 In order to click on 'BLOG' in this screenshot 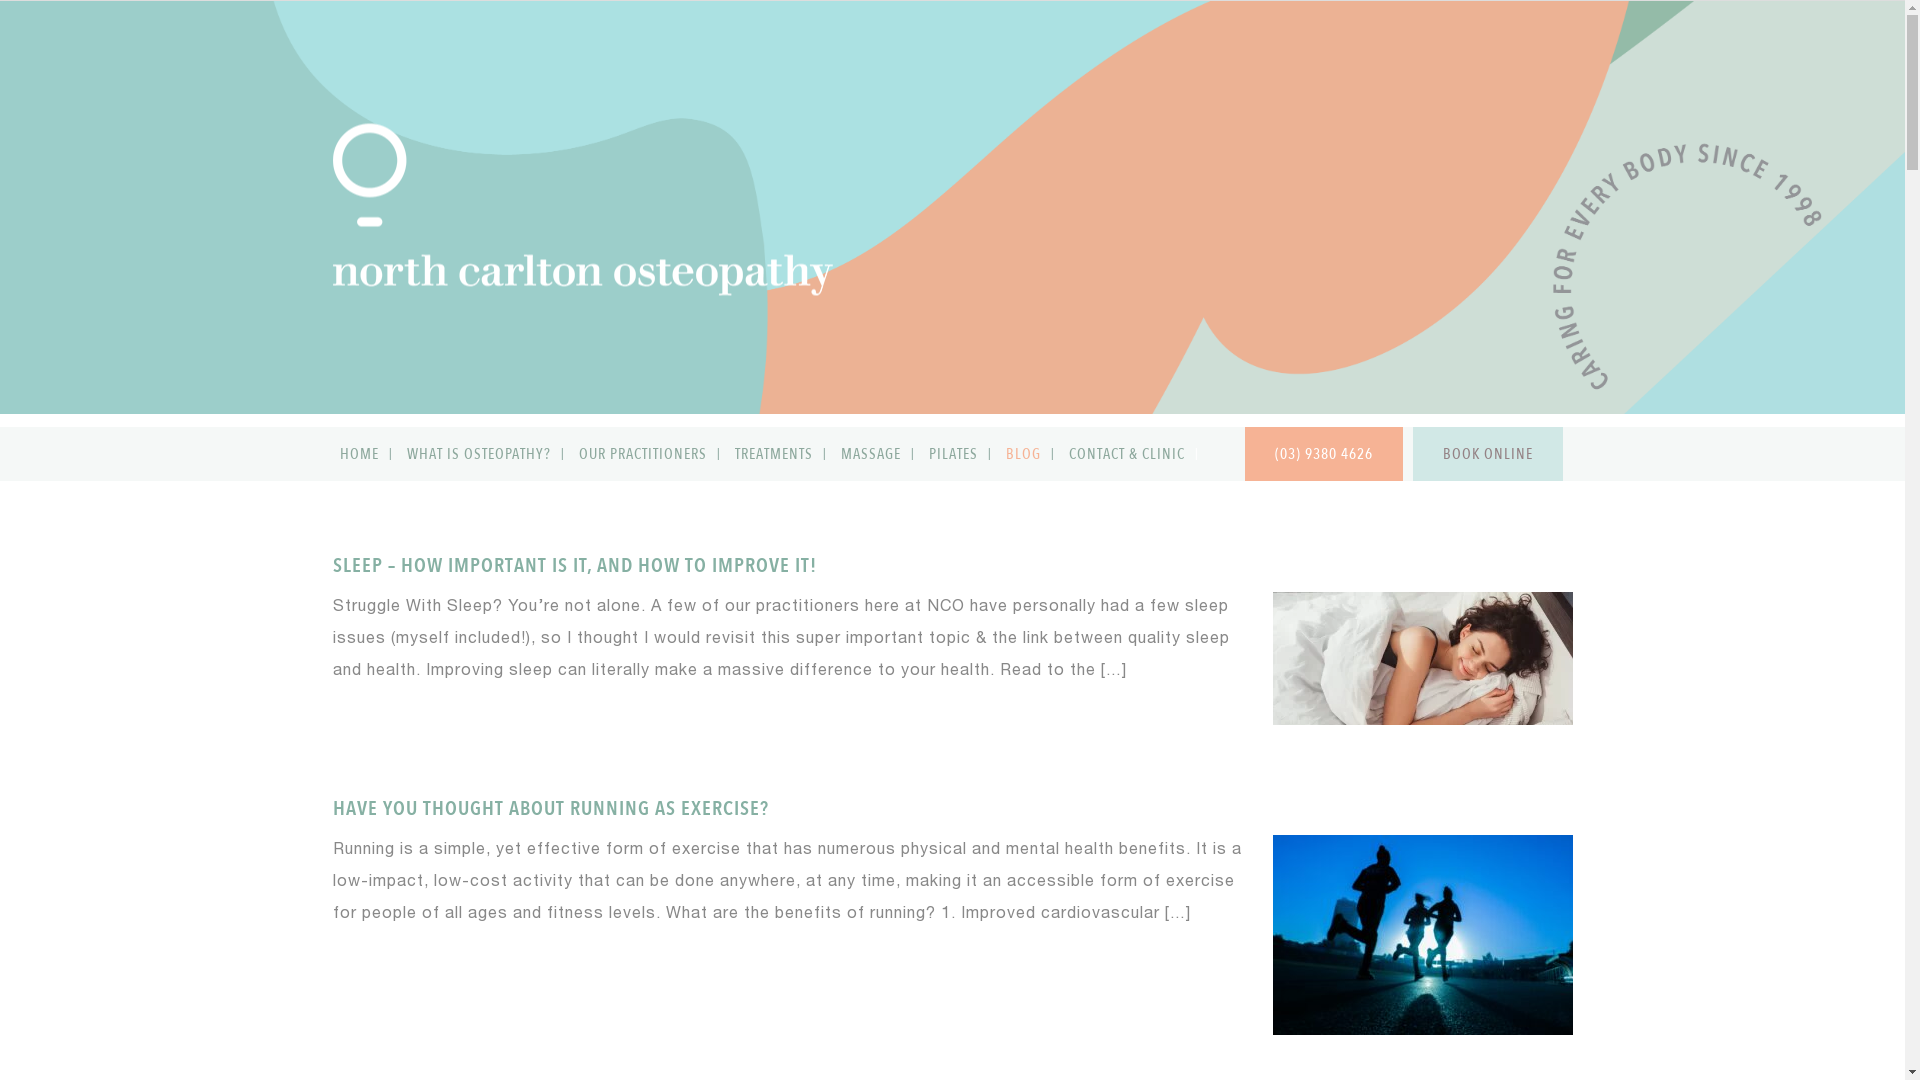, I will do `click(998, 454)`.